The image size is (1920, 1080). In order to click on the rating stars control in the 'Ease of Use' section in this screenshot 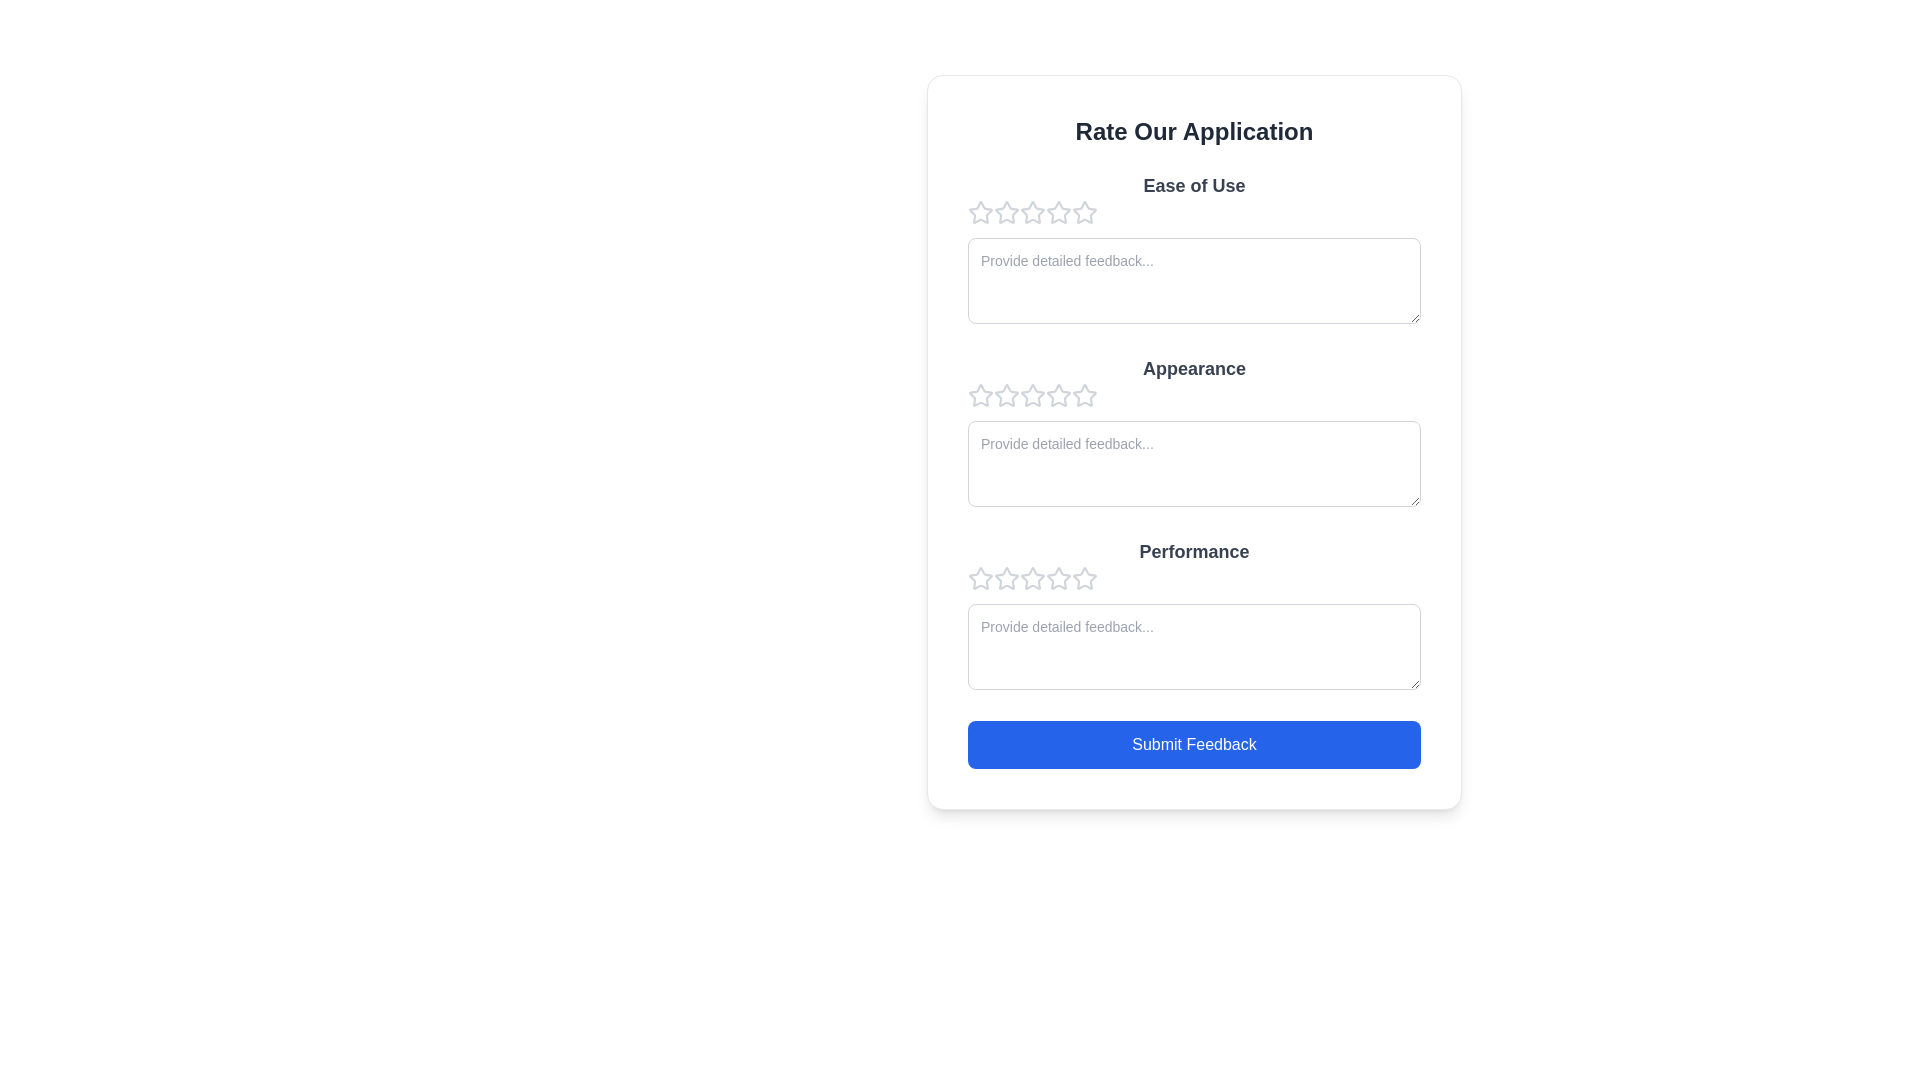, I will do `click(1194, 212)`.